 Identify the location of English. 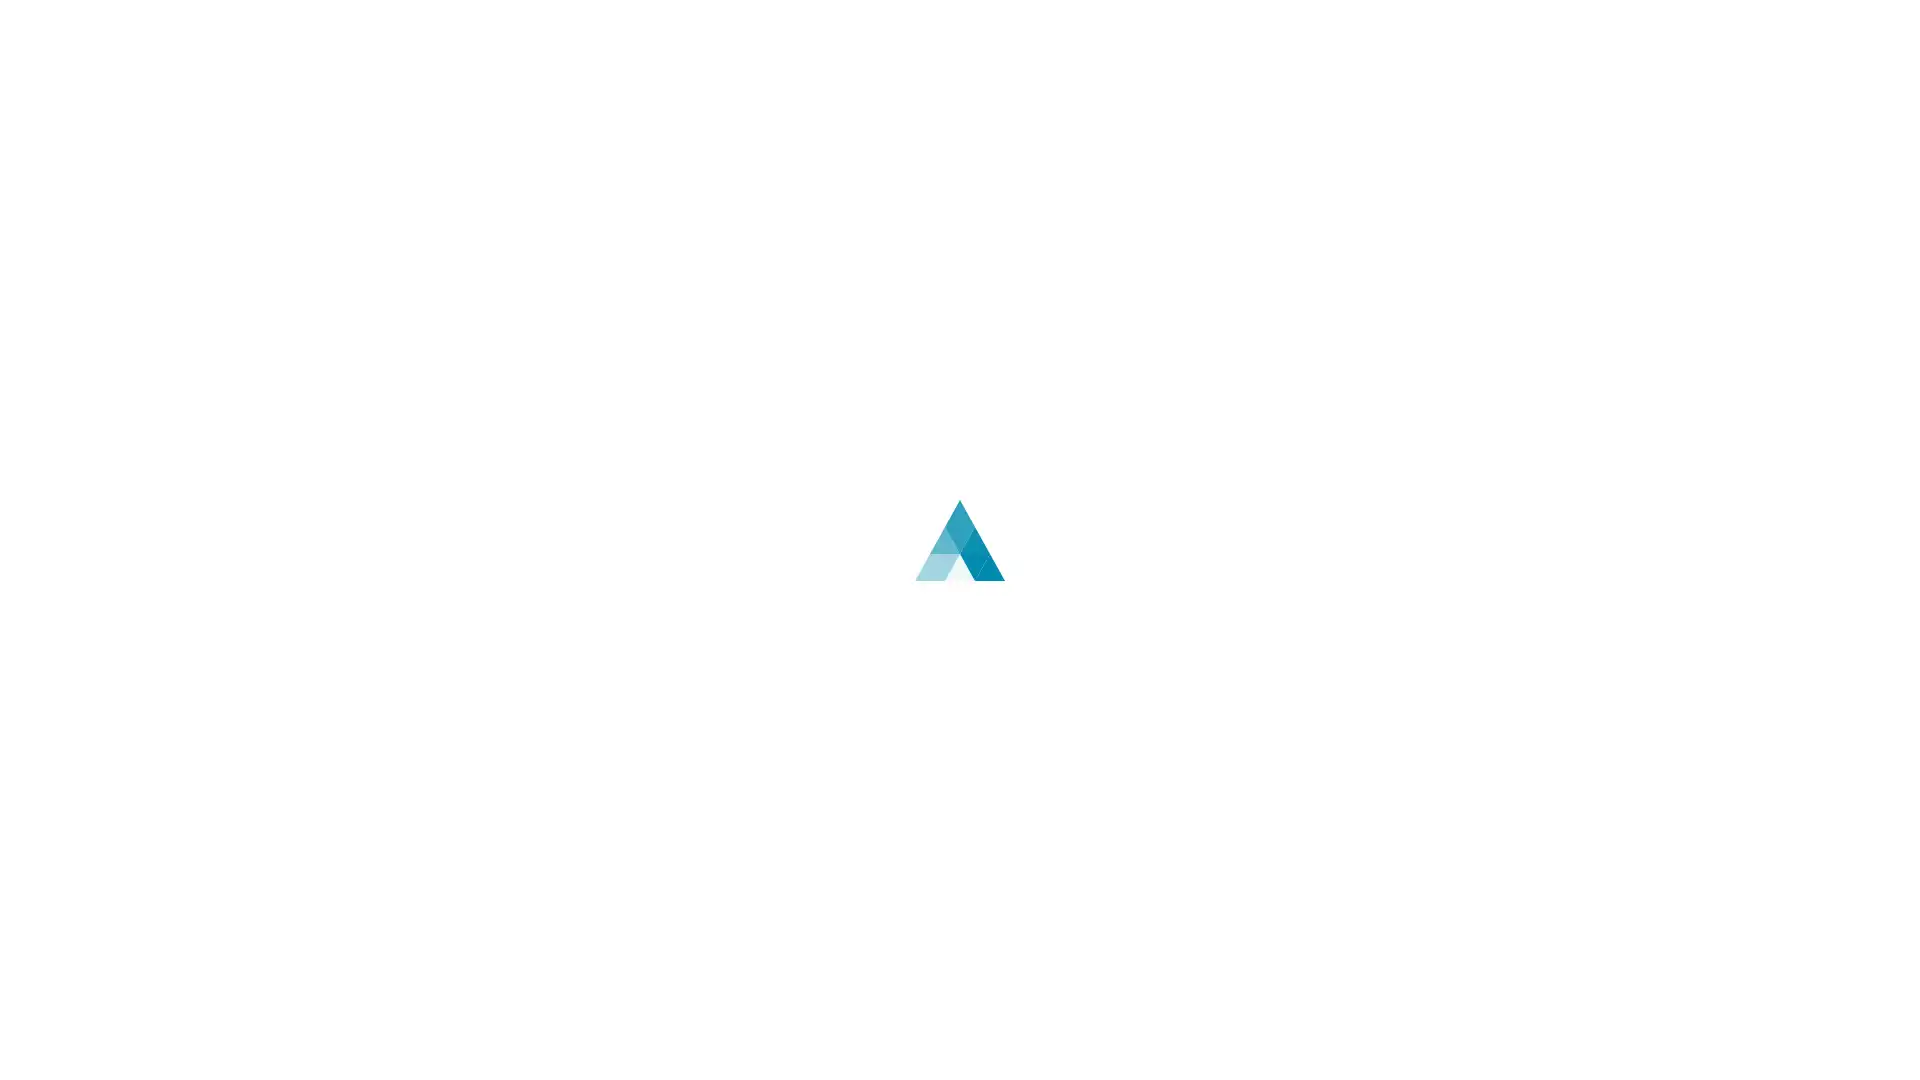
(1154, 765).